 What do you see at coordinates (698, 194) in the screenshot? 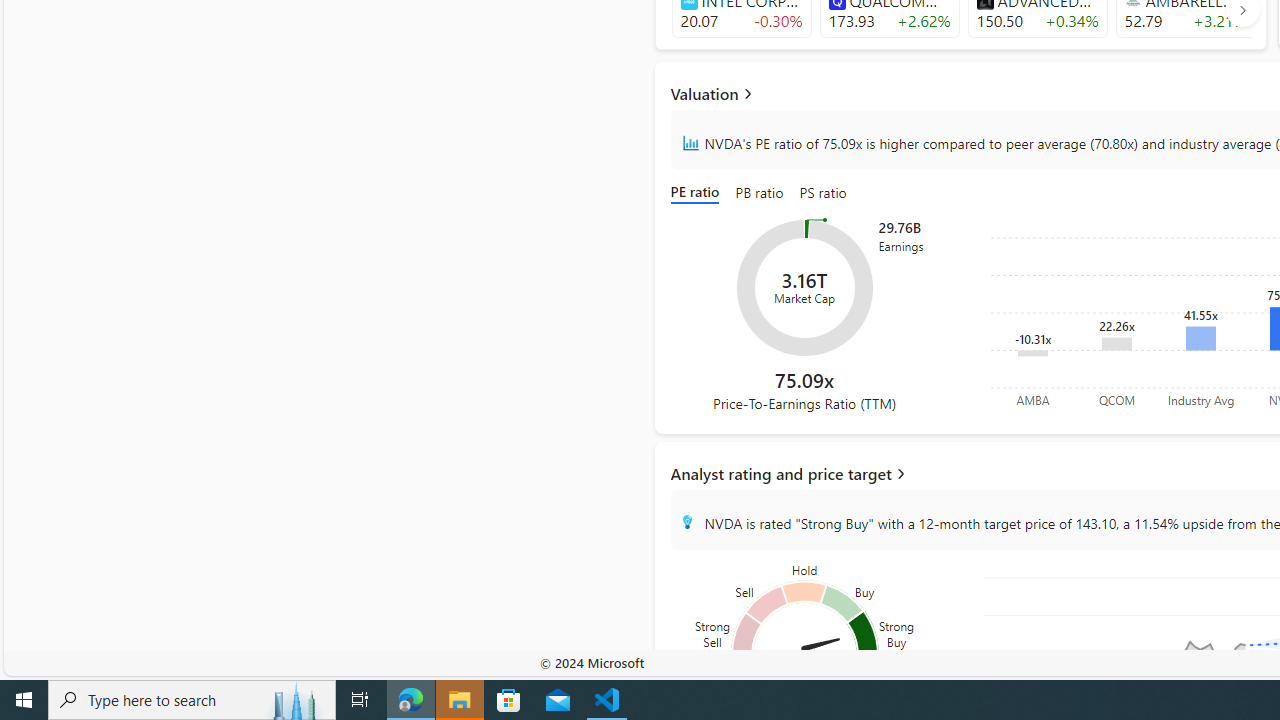
I see `'PE ratio'` at bounding box center [698, 194].